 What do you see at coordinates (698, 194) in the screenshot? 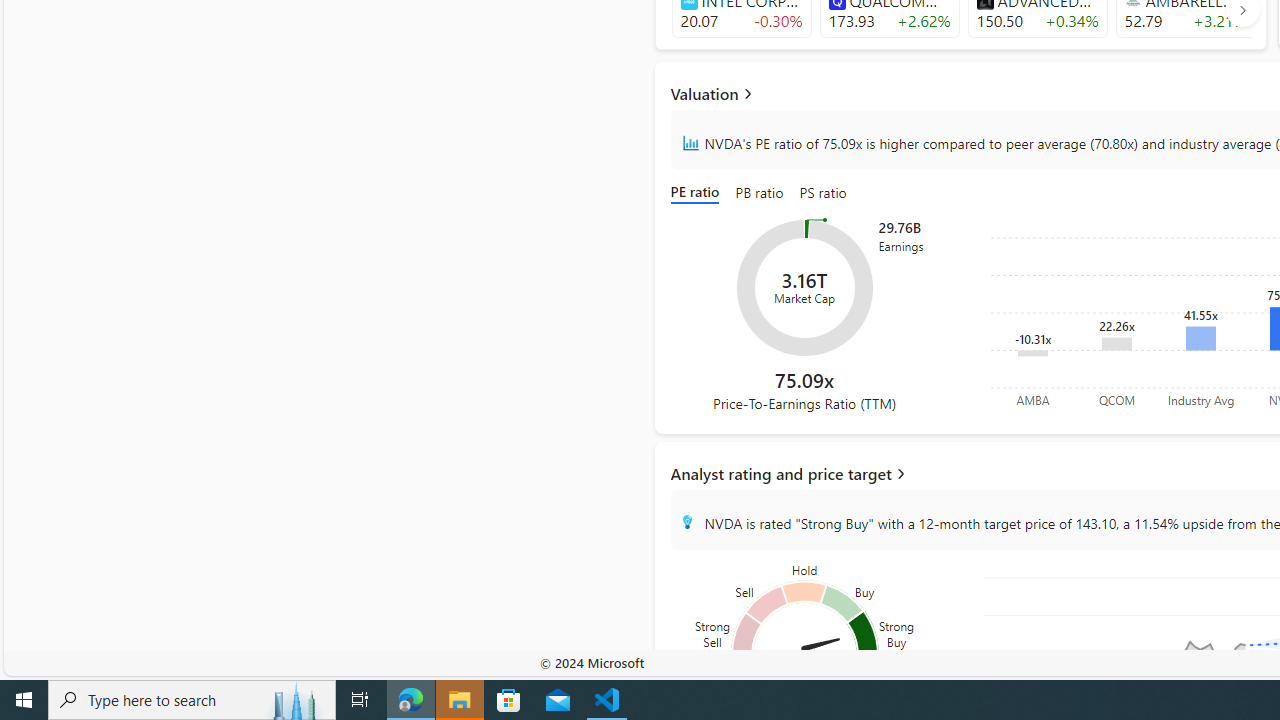
I see `'PE ratio'` at bounding box center [698, 194].